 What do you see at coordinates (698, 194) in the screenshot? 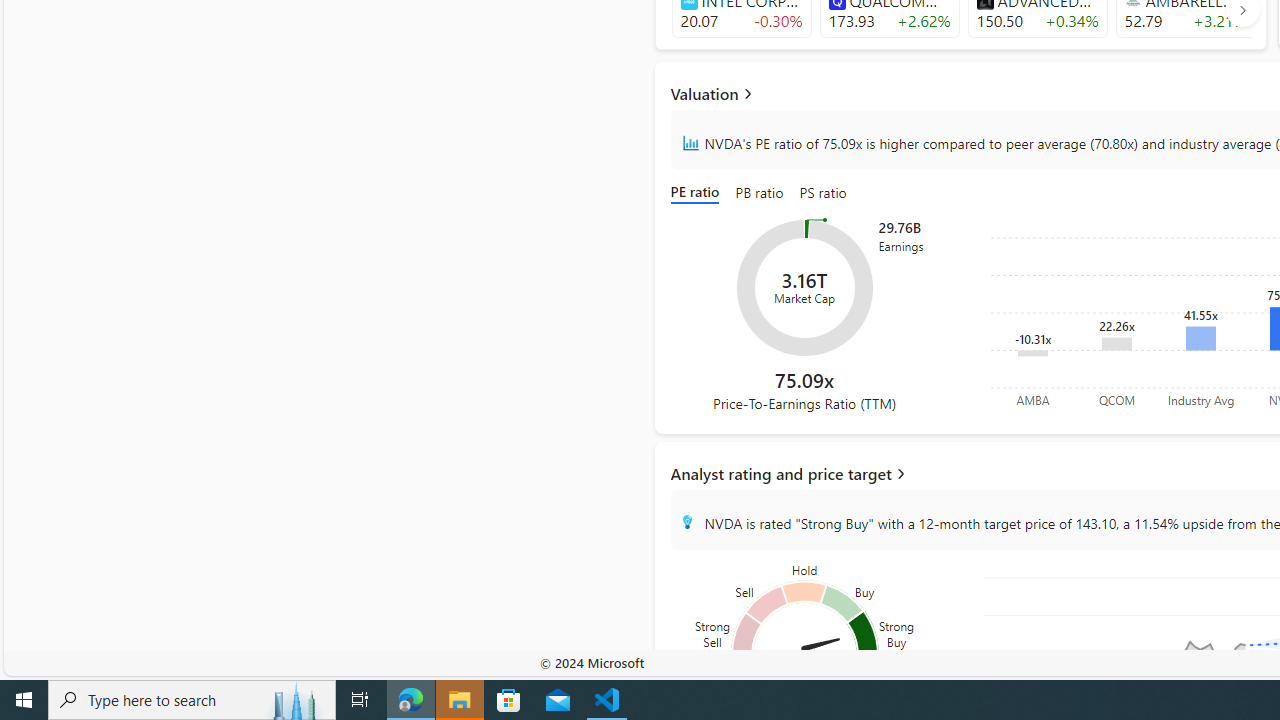
I see `'PE ratio'` at bounding box center [698, 194].